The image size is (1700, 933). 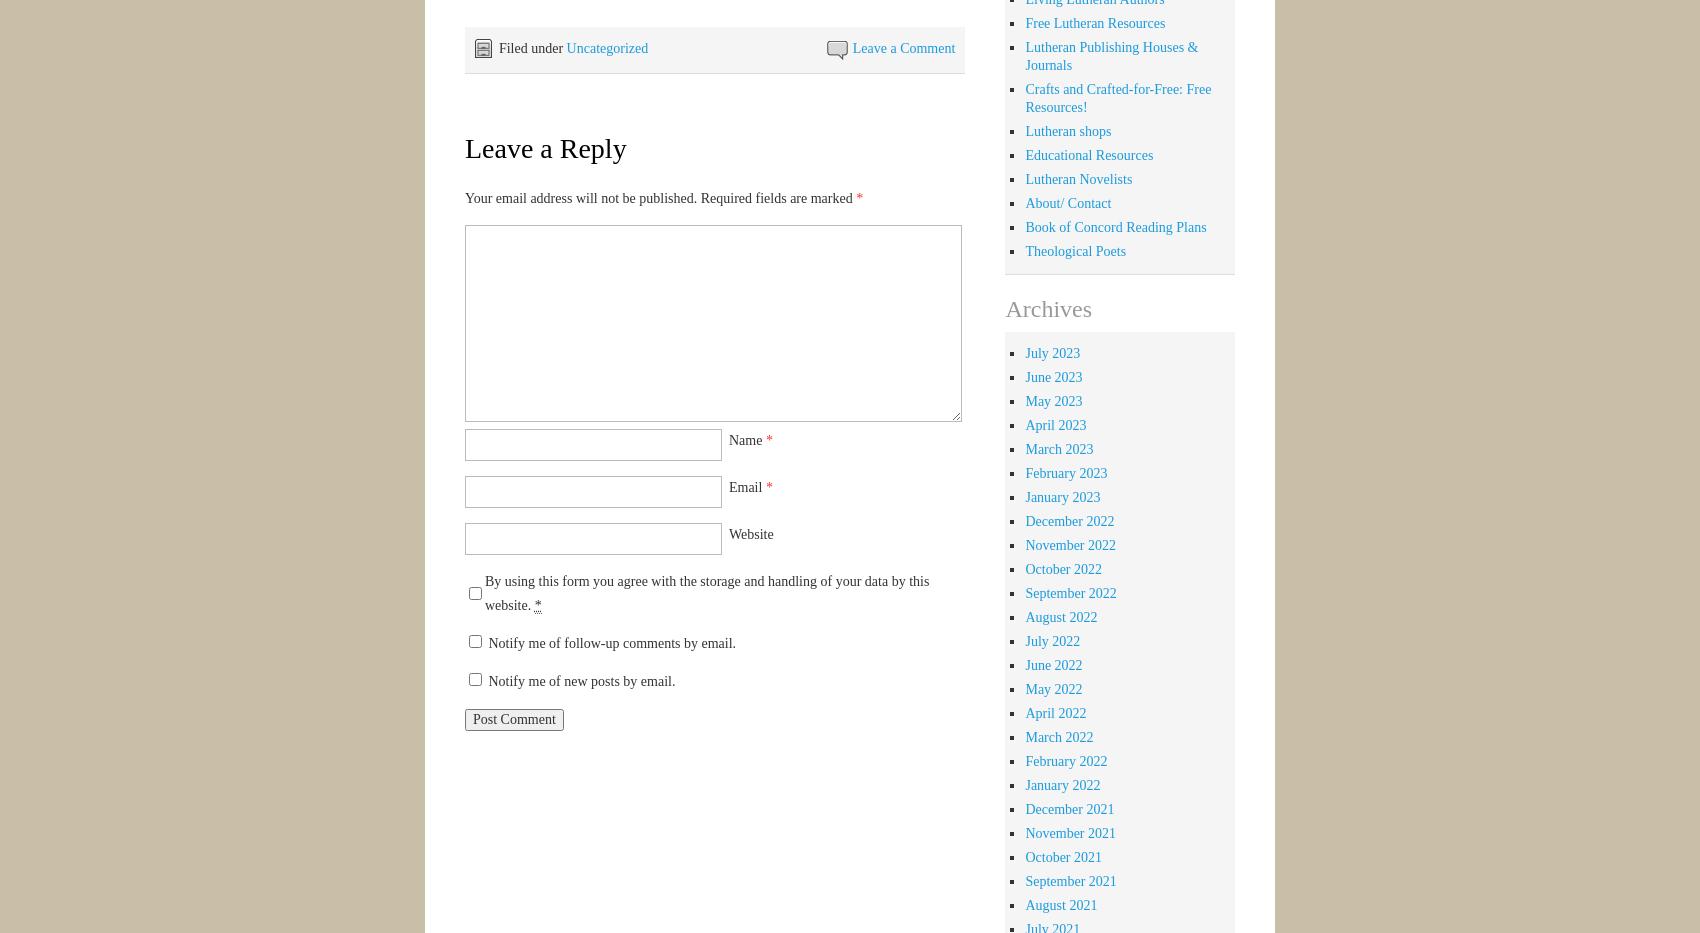 What do you see at coordinates (1051, 351) in the screenshot?
I see `'July 2023'` at bounding box center [1051, 351].